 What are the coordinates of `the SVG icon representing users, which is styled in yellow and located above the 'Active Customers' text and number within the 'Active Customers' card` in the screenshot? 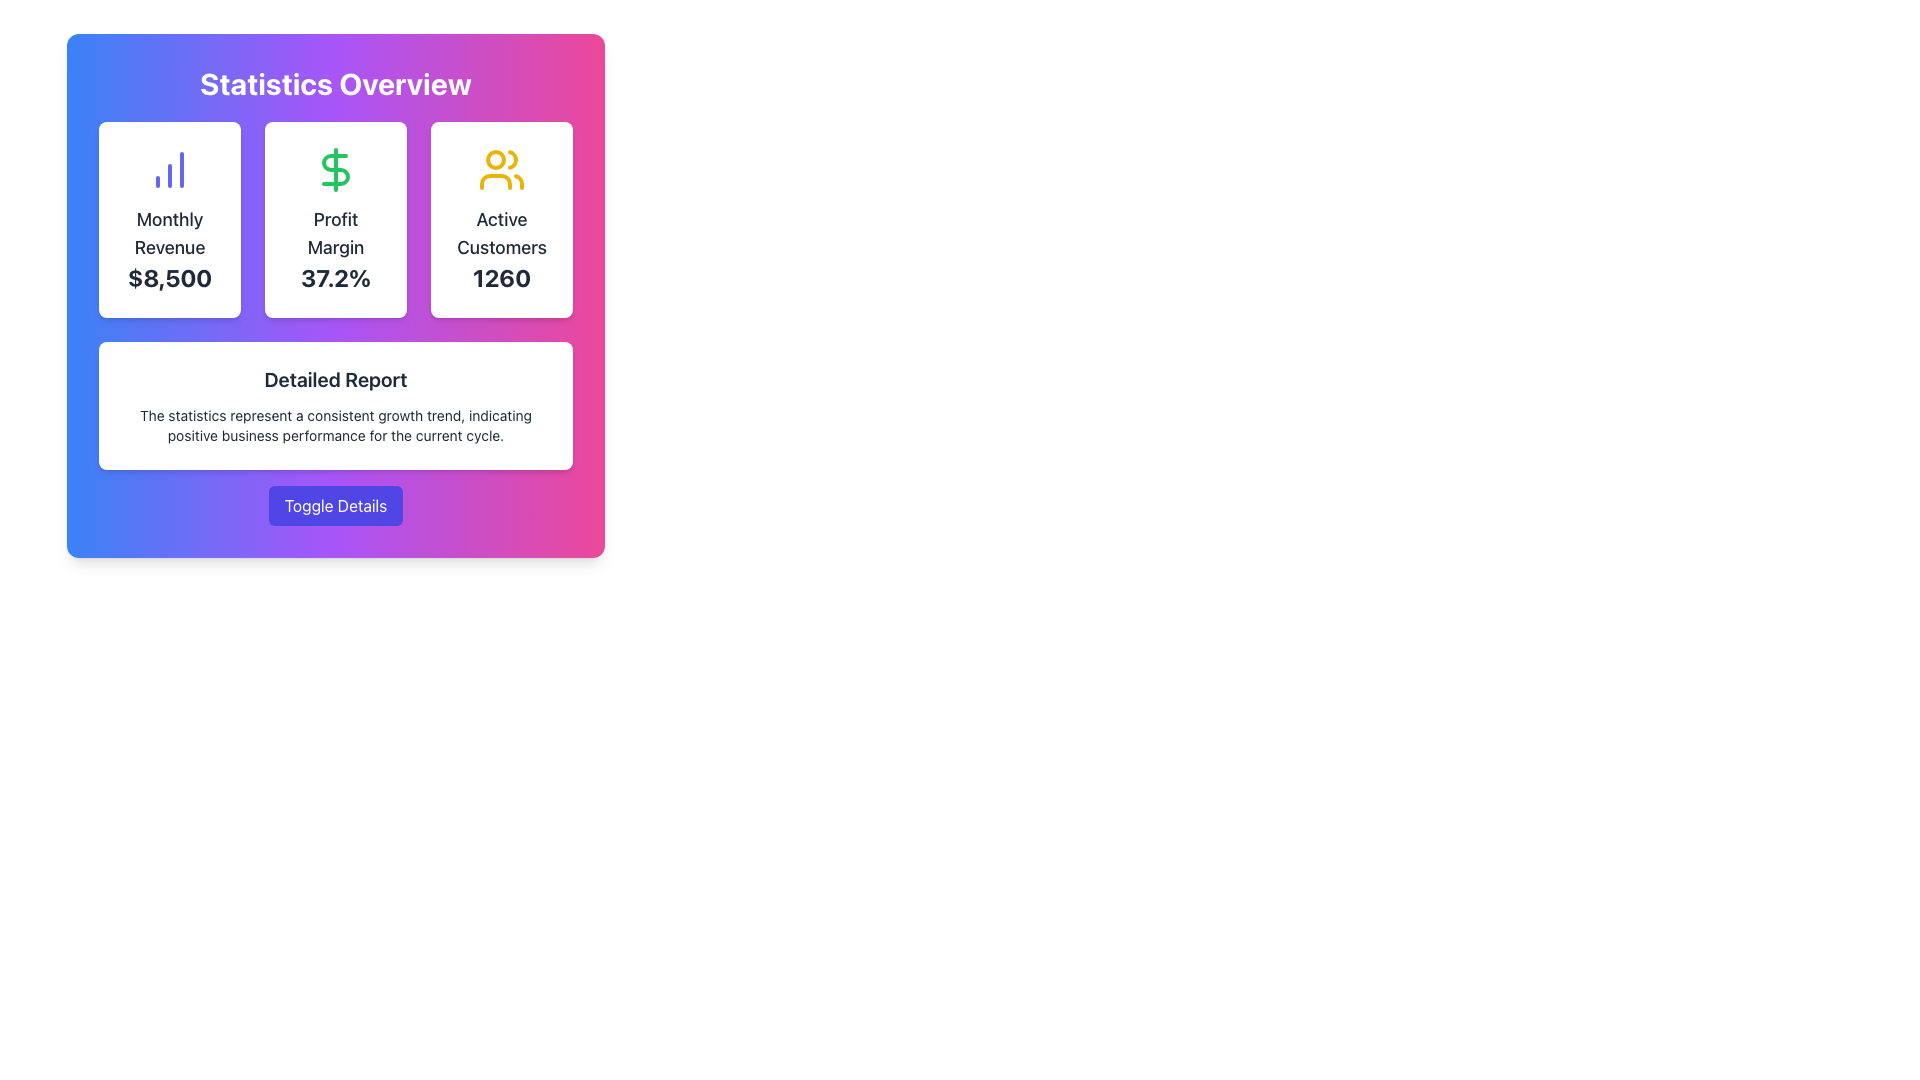 It's located at (502, 168).